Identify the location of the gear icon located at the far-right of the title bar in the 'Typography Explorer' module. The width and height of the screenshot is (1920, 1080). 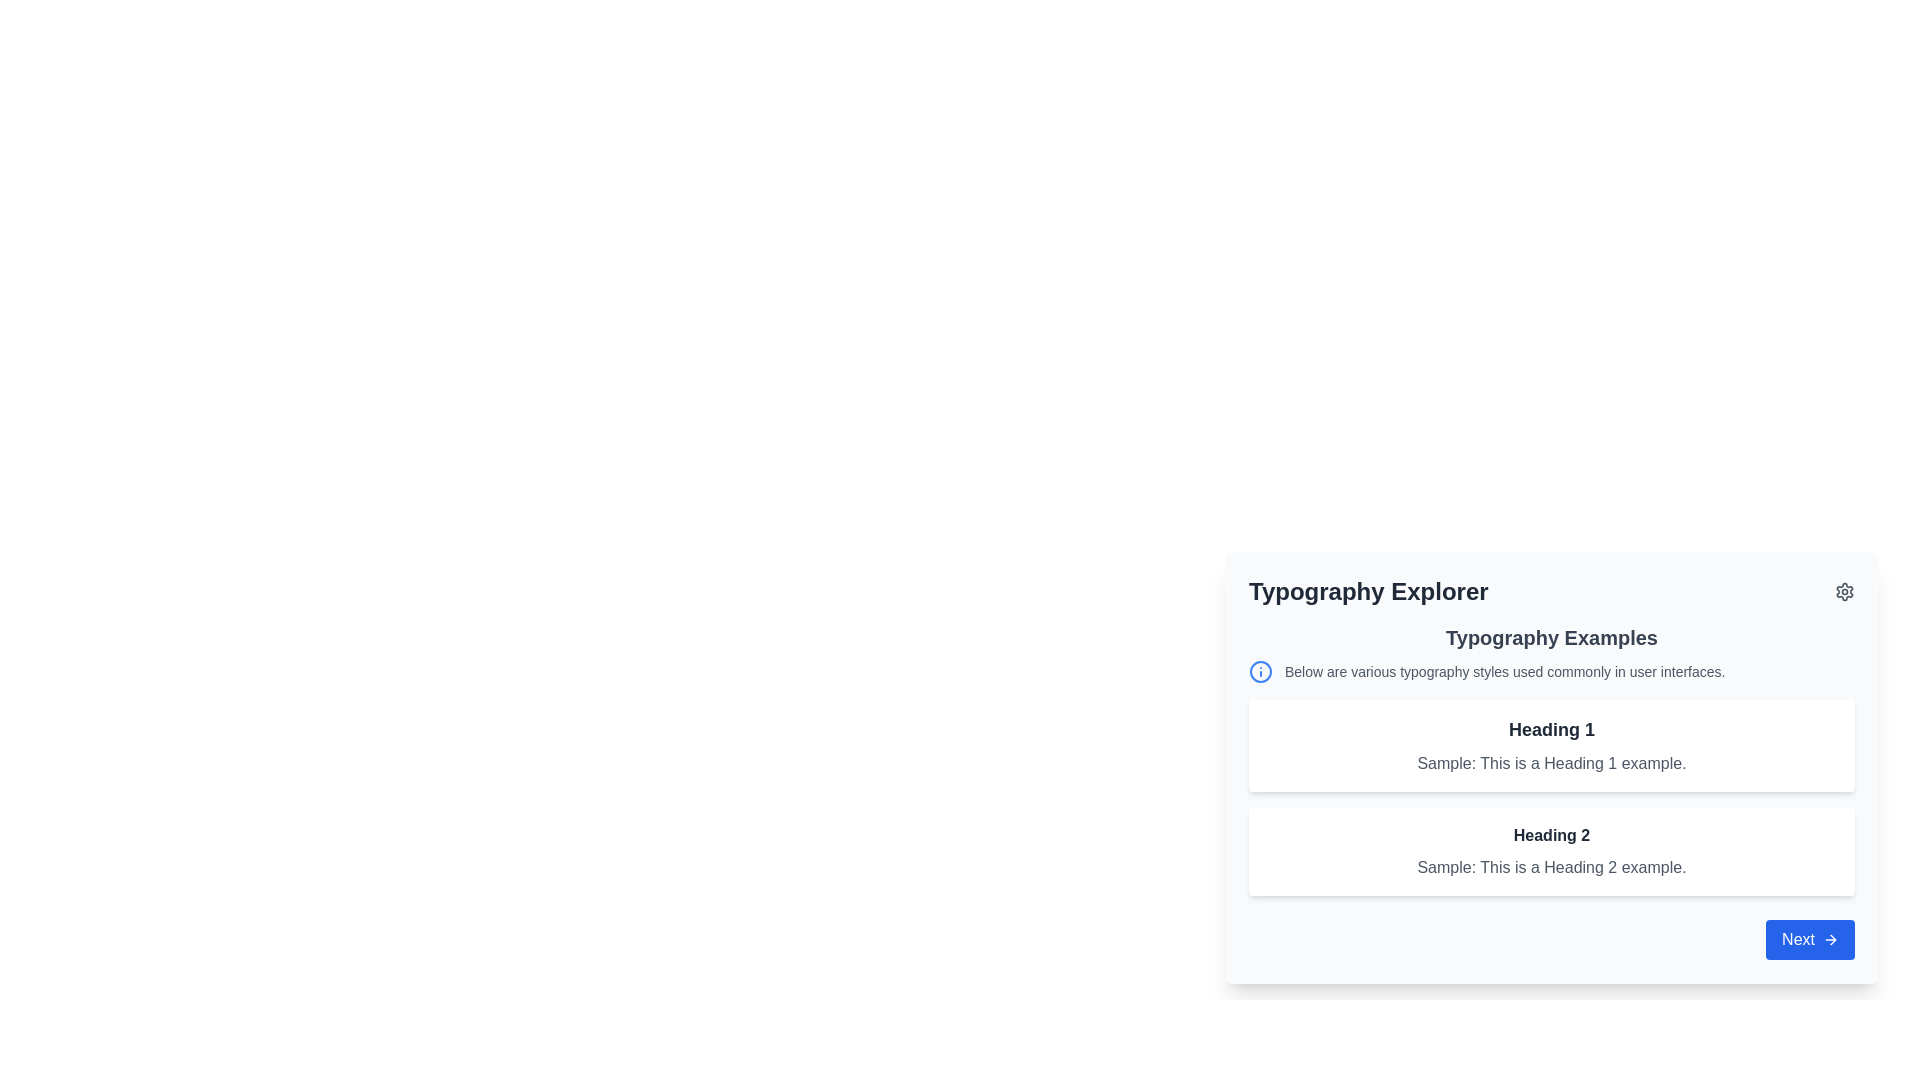
(1843, 590).